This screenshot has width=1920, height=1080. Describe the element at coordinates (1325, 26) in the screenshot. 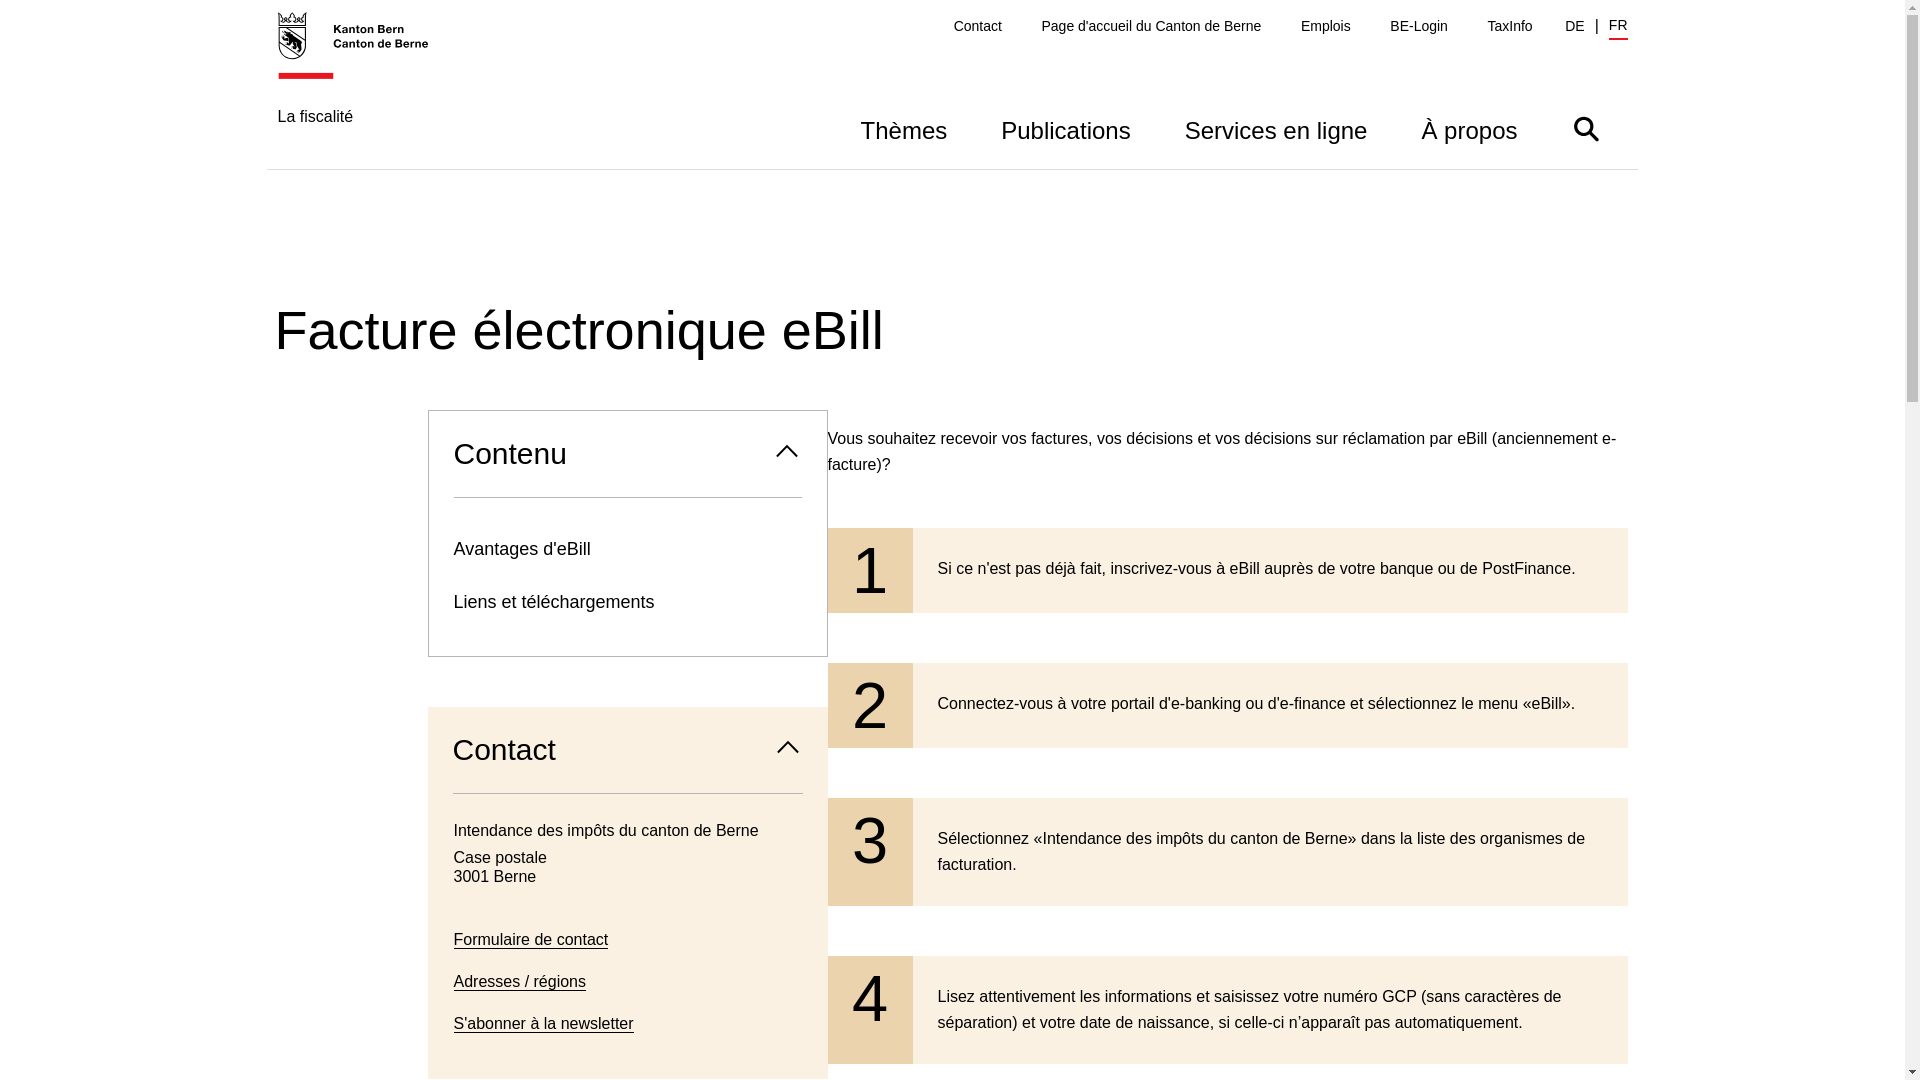

I see `'Emplois'` at that location.